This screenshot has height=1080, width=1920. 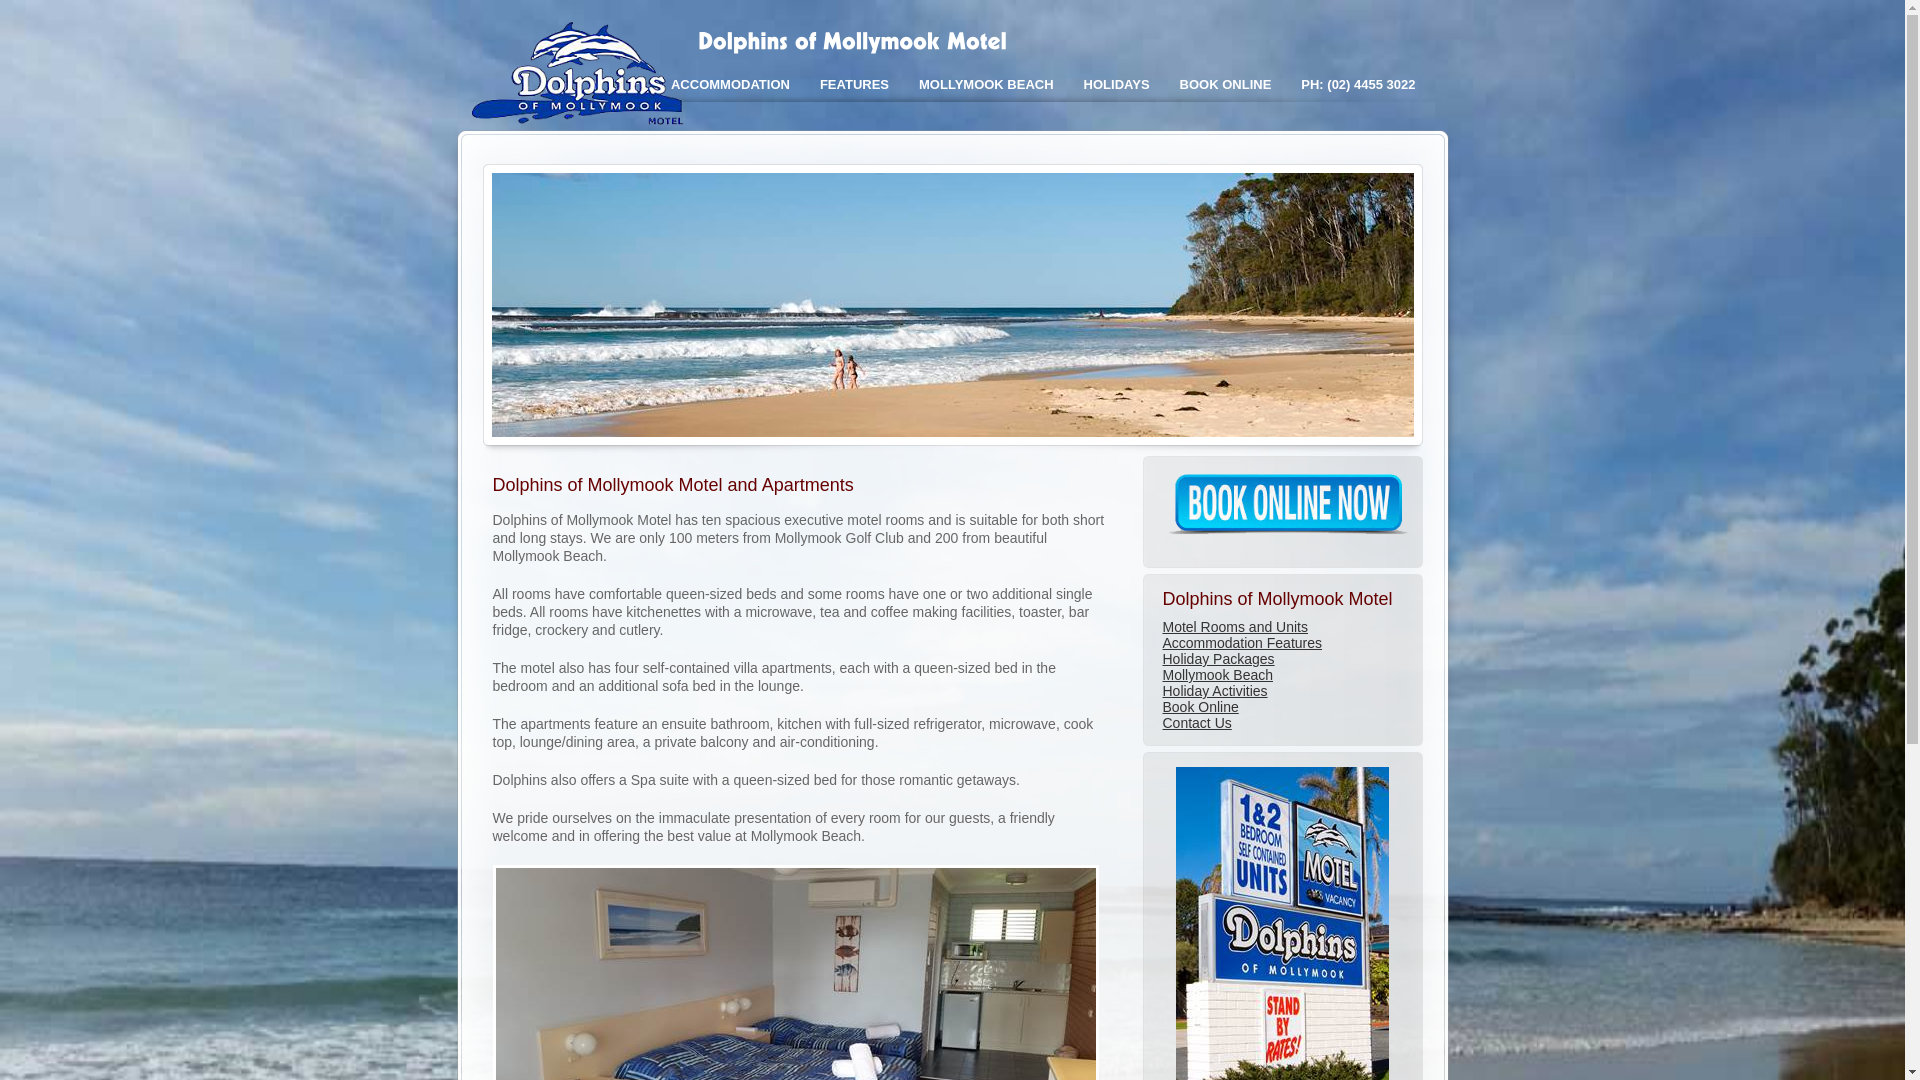 I want to click on 'ACCOMMODATION', so click(x=729, y=83).